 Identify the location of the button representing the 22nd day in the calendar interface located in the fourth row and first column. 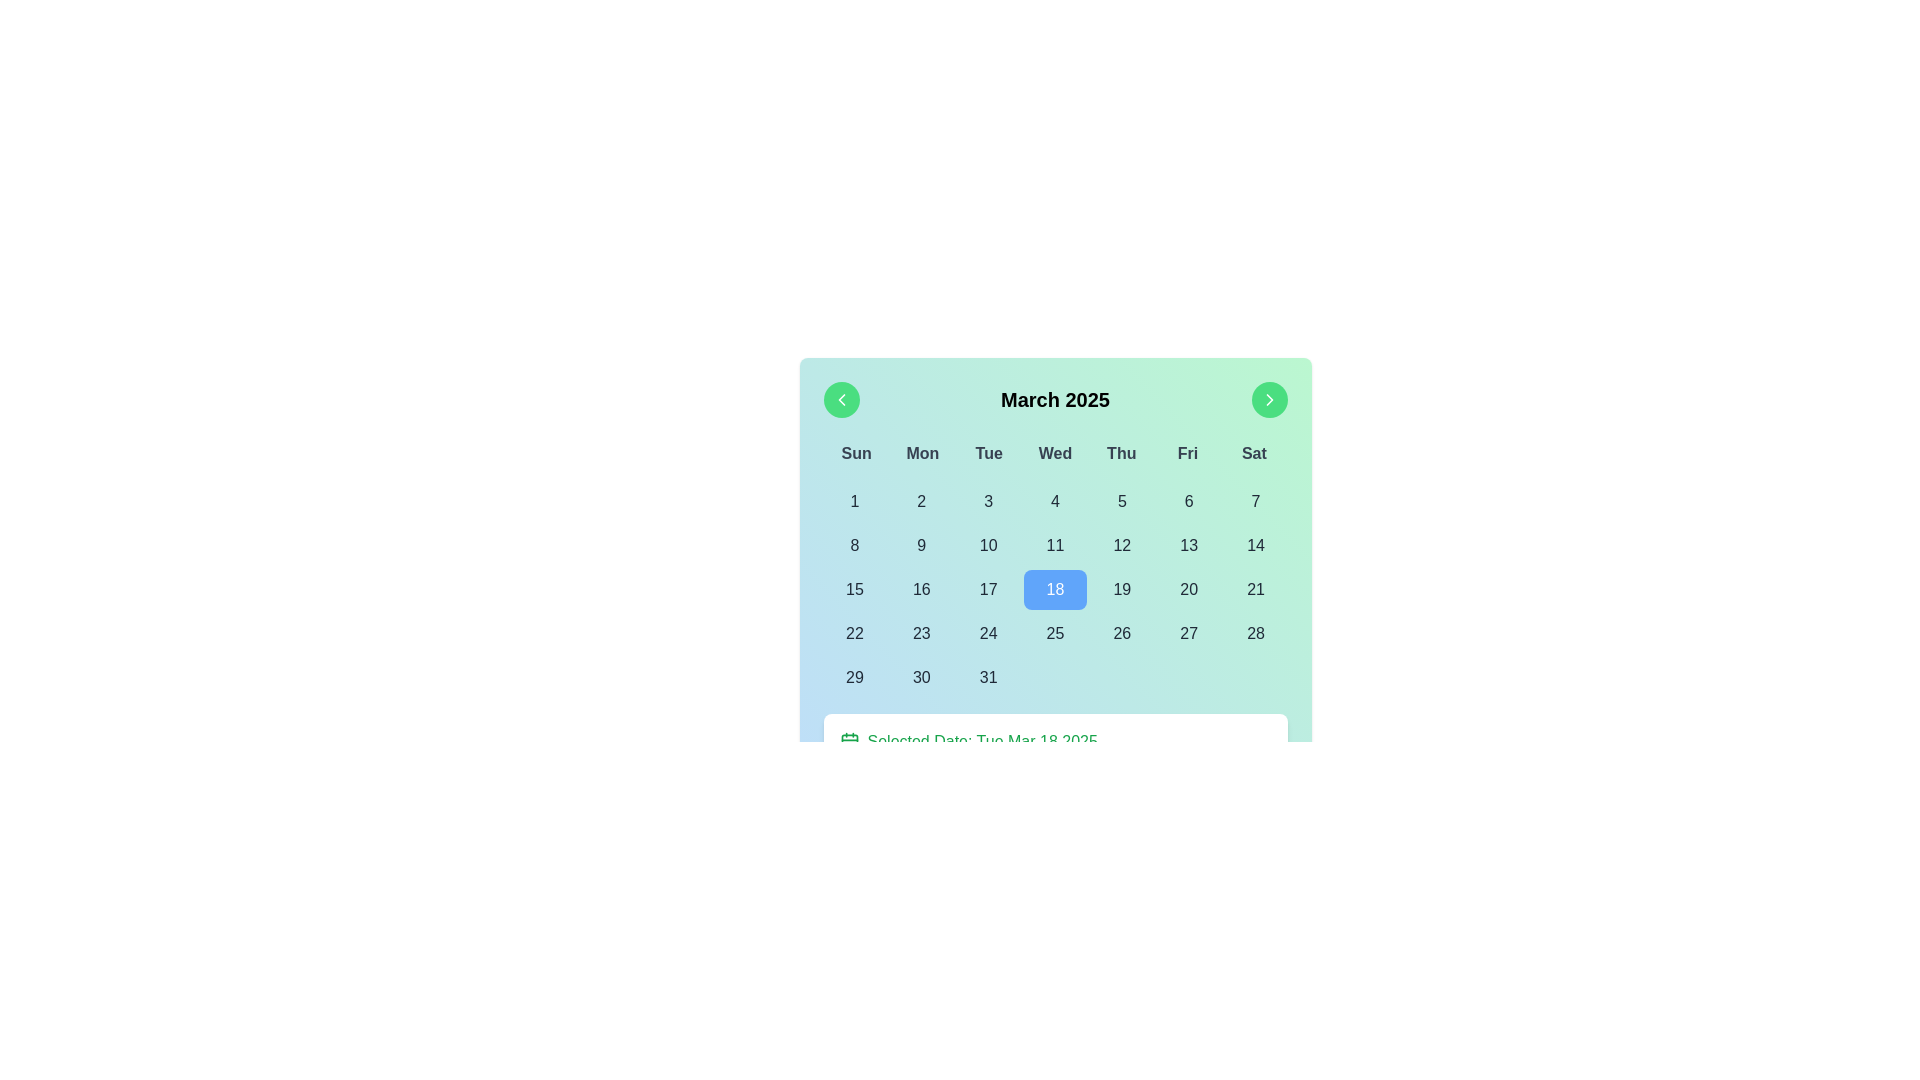
(854, 633).